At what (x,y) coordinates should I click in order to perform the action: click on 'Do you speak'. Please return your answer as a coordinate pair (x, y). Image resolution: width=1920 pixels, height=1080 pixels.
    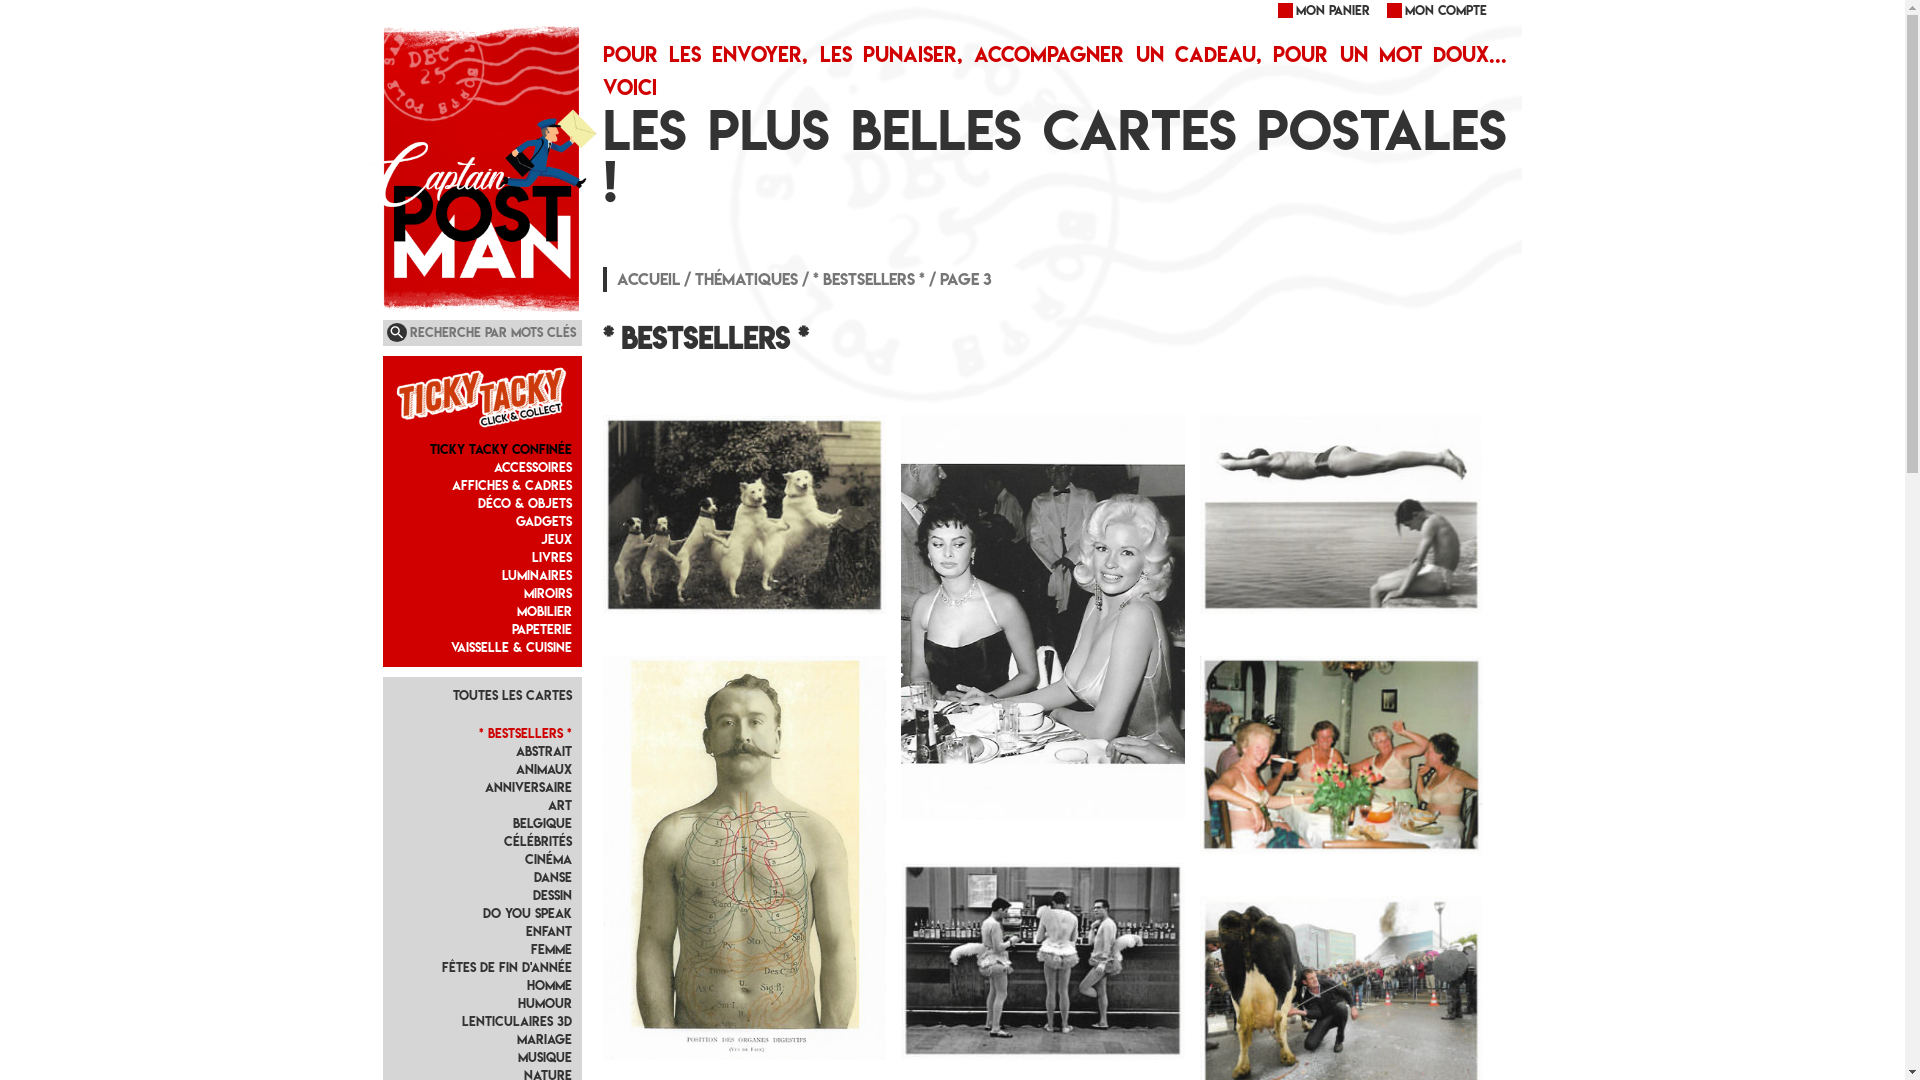
    Looking at the image, I should click on (527, 913).